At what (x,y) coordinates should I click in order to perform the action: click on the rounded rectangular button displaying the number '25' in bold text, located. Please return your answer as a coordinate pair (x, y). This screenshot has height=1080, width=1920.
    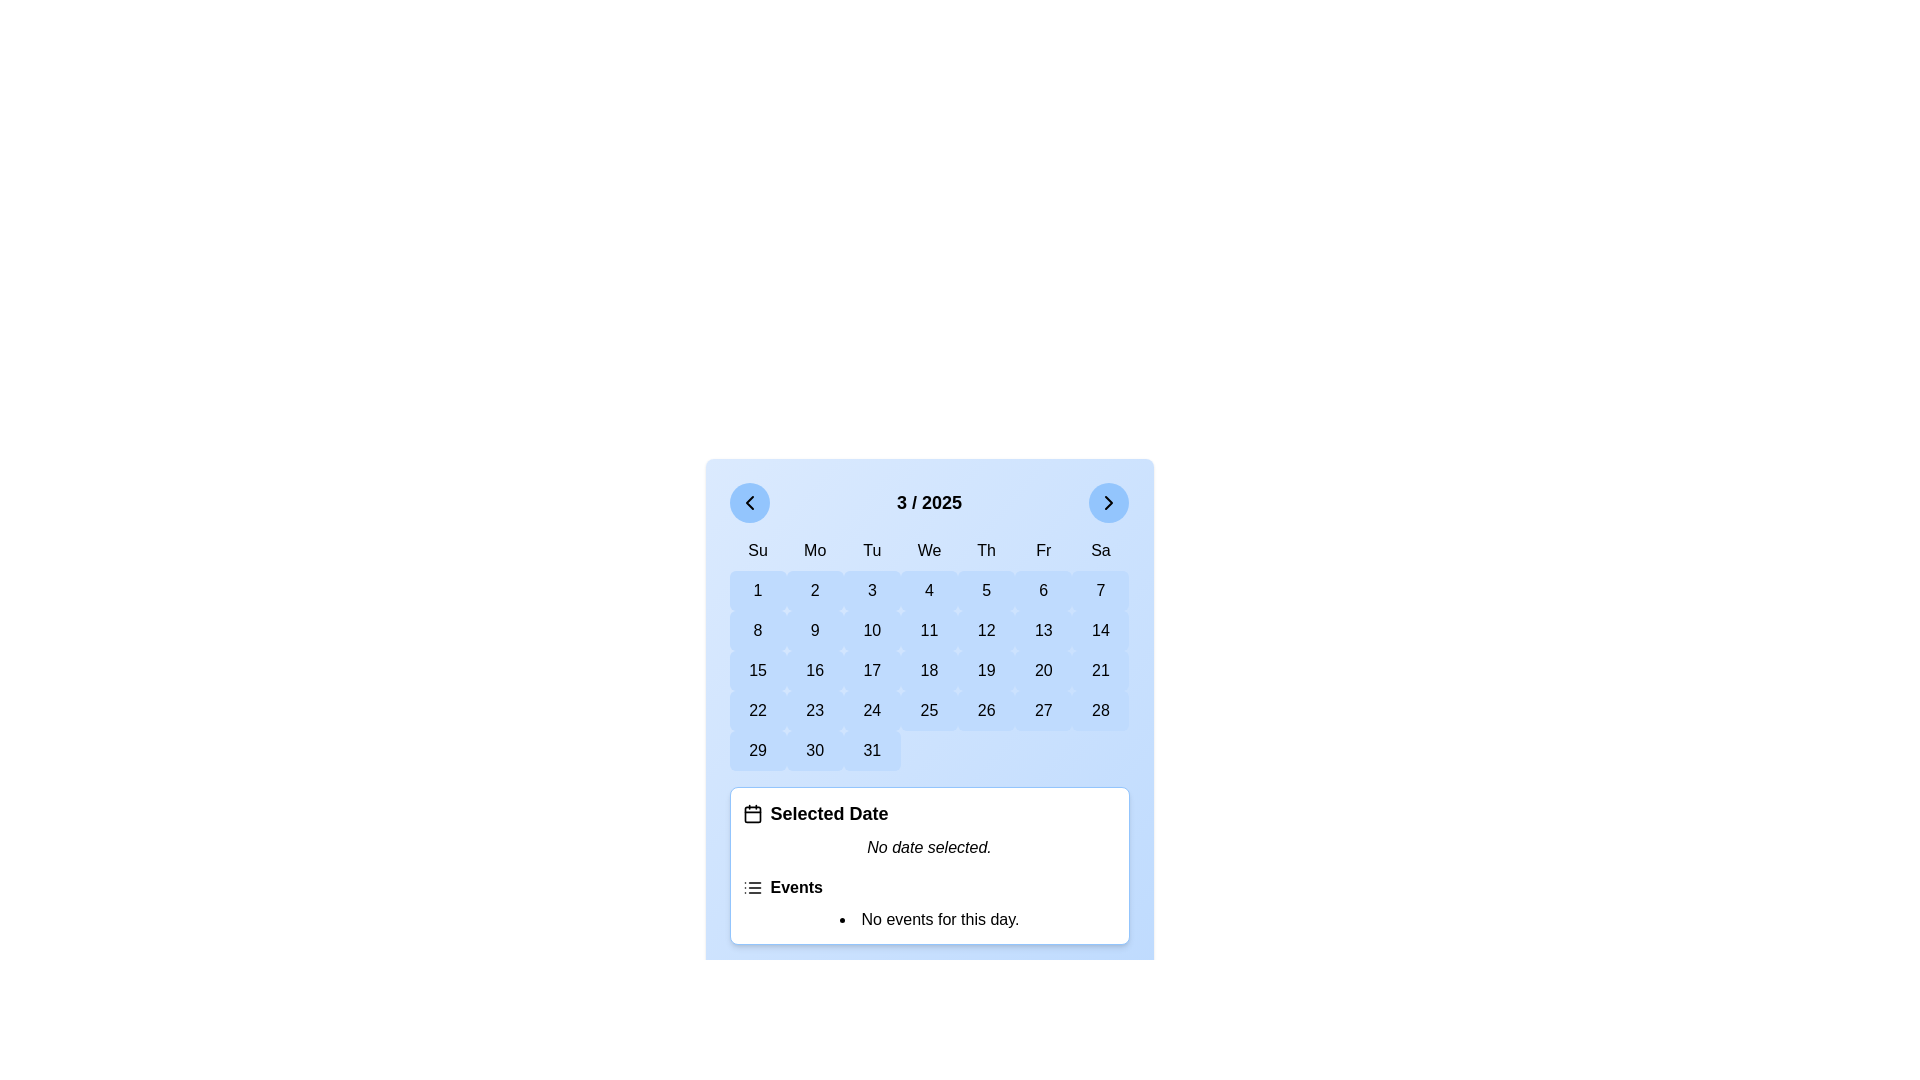
    Looking at the image, I should click on (928, 709).